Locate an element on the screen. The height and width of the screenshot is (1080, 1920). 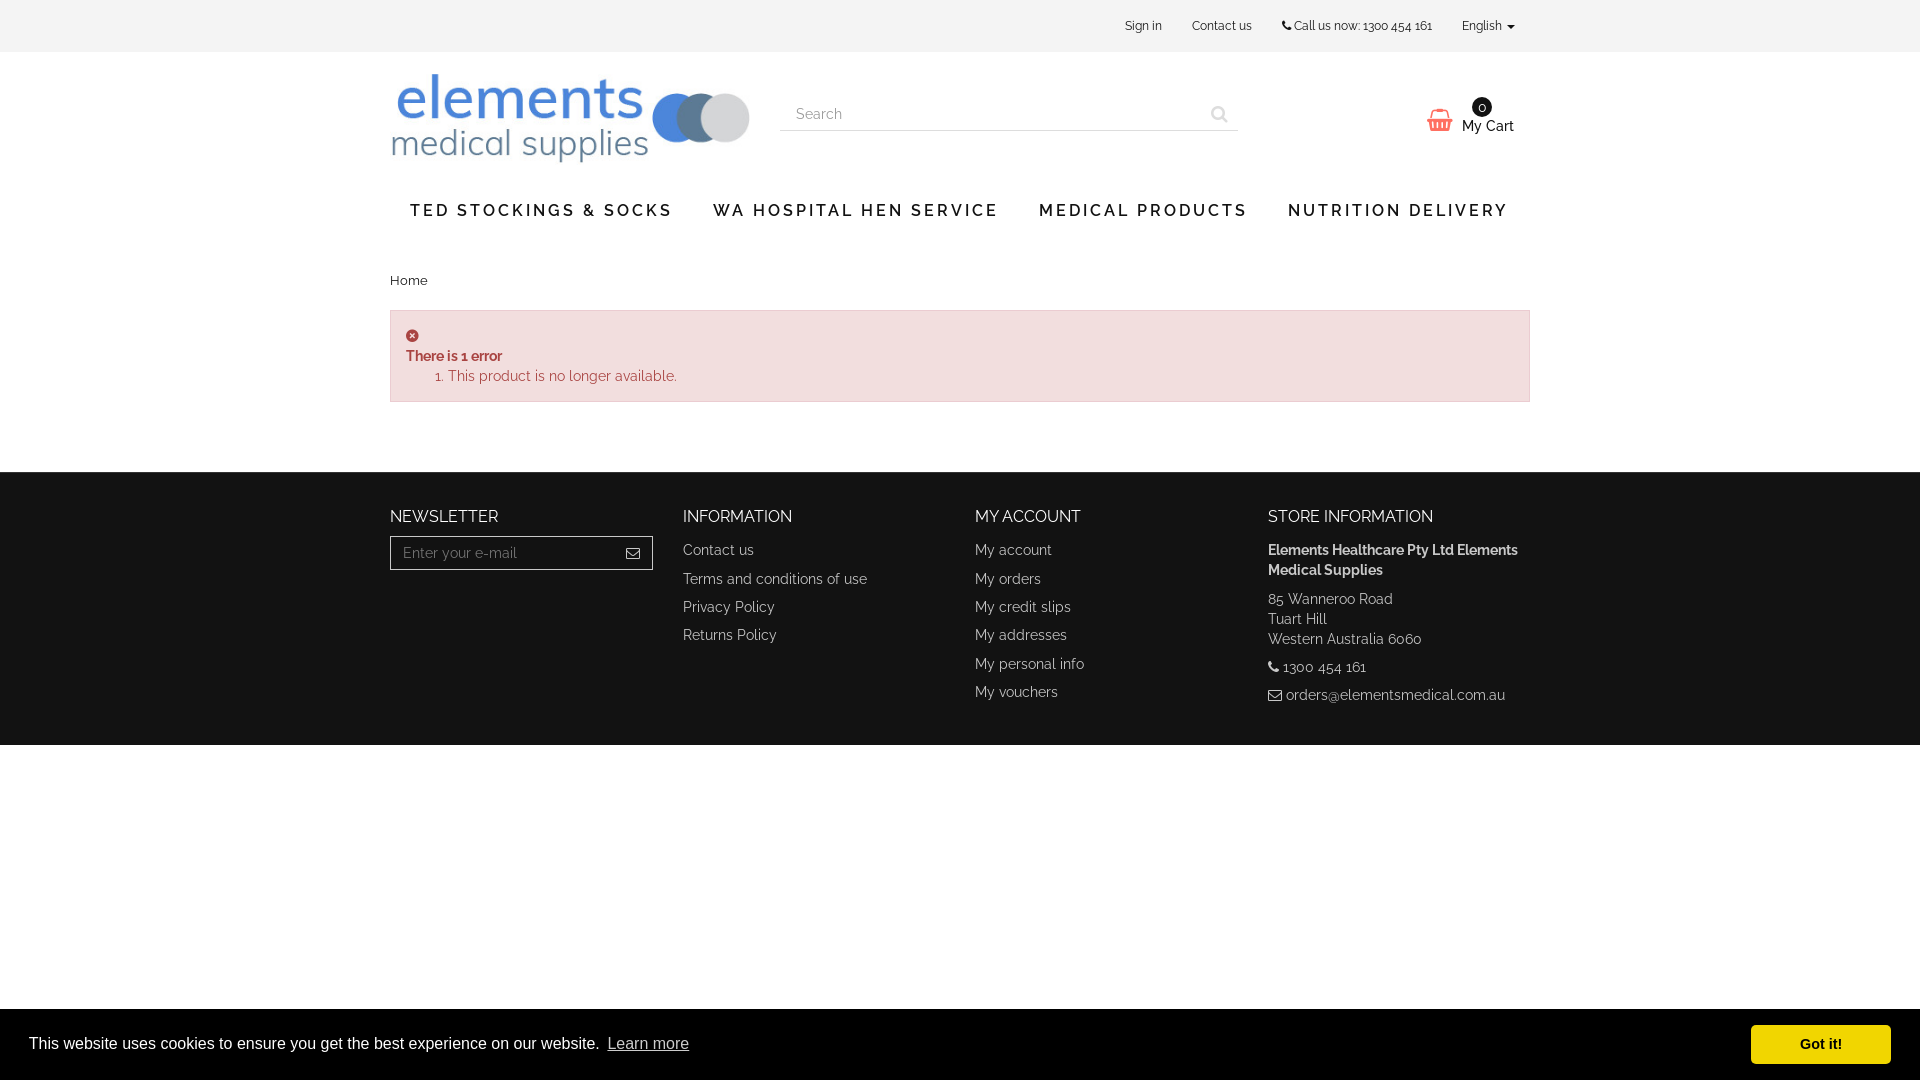
'Elements Medical Supplies' is located at coordinates (569, 115).